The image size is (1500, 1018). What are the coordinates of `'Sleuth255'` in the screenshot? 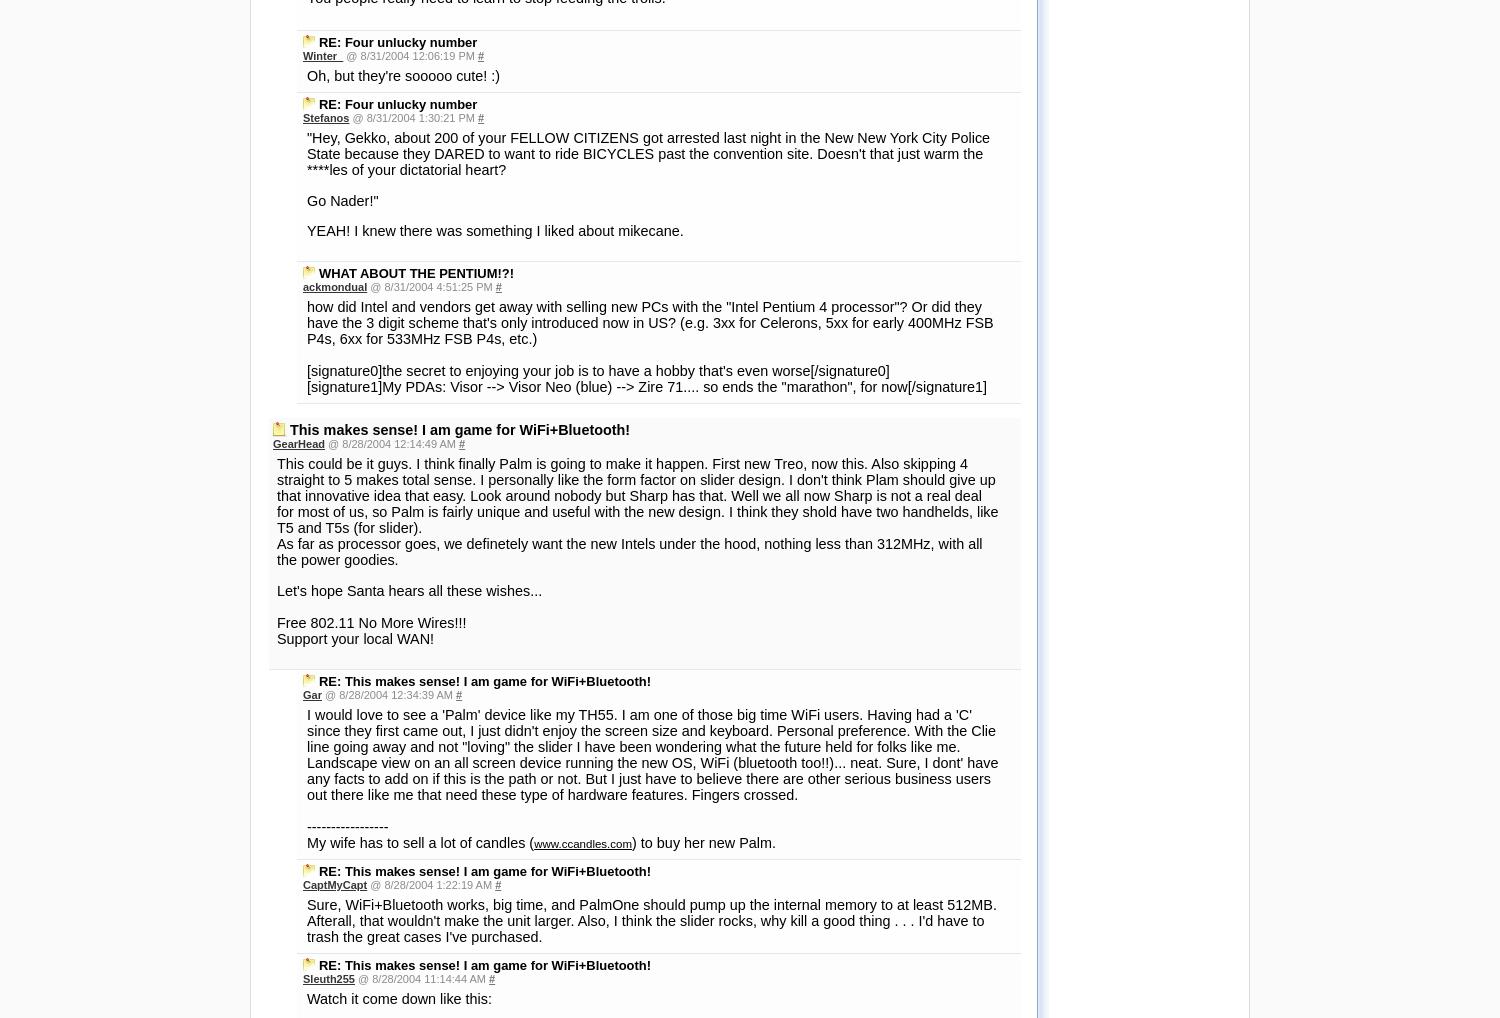 It's located at (327, 418).